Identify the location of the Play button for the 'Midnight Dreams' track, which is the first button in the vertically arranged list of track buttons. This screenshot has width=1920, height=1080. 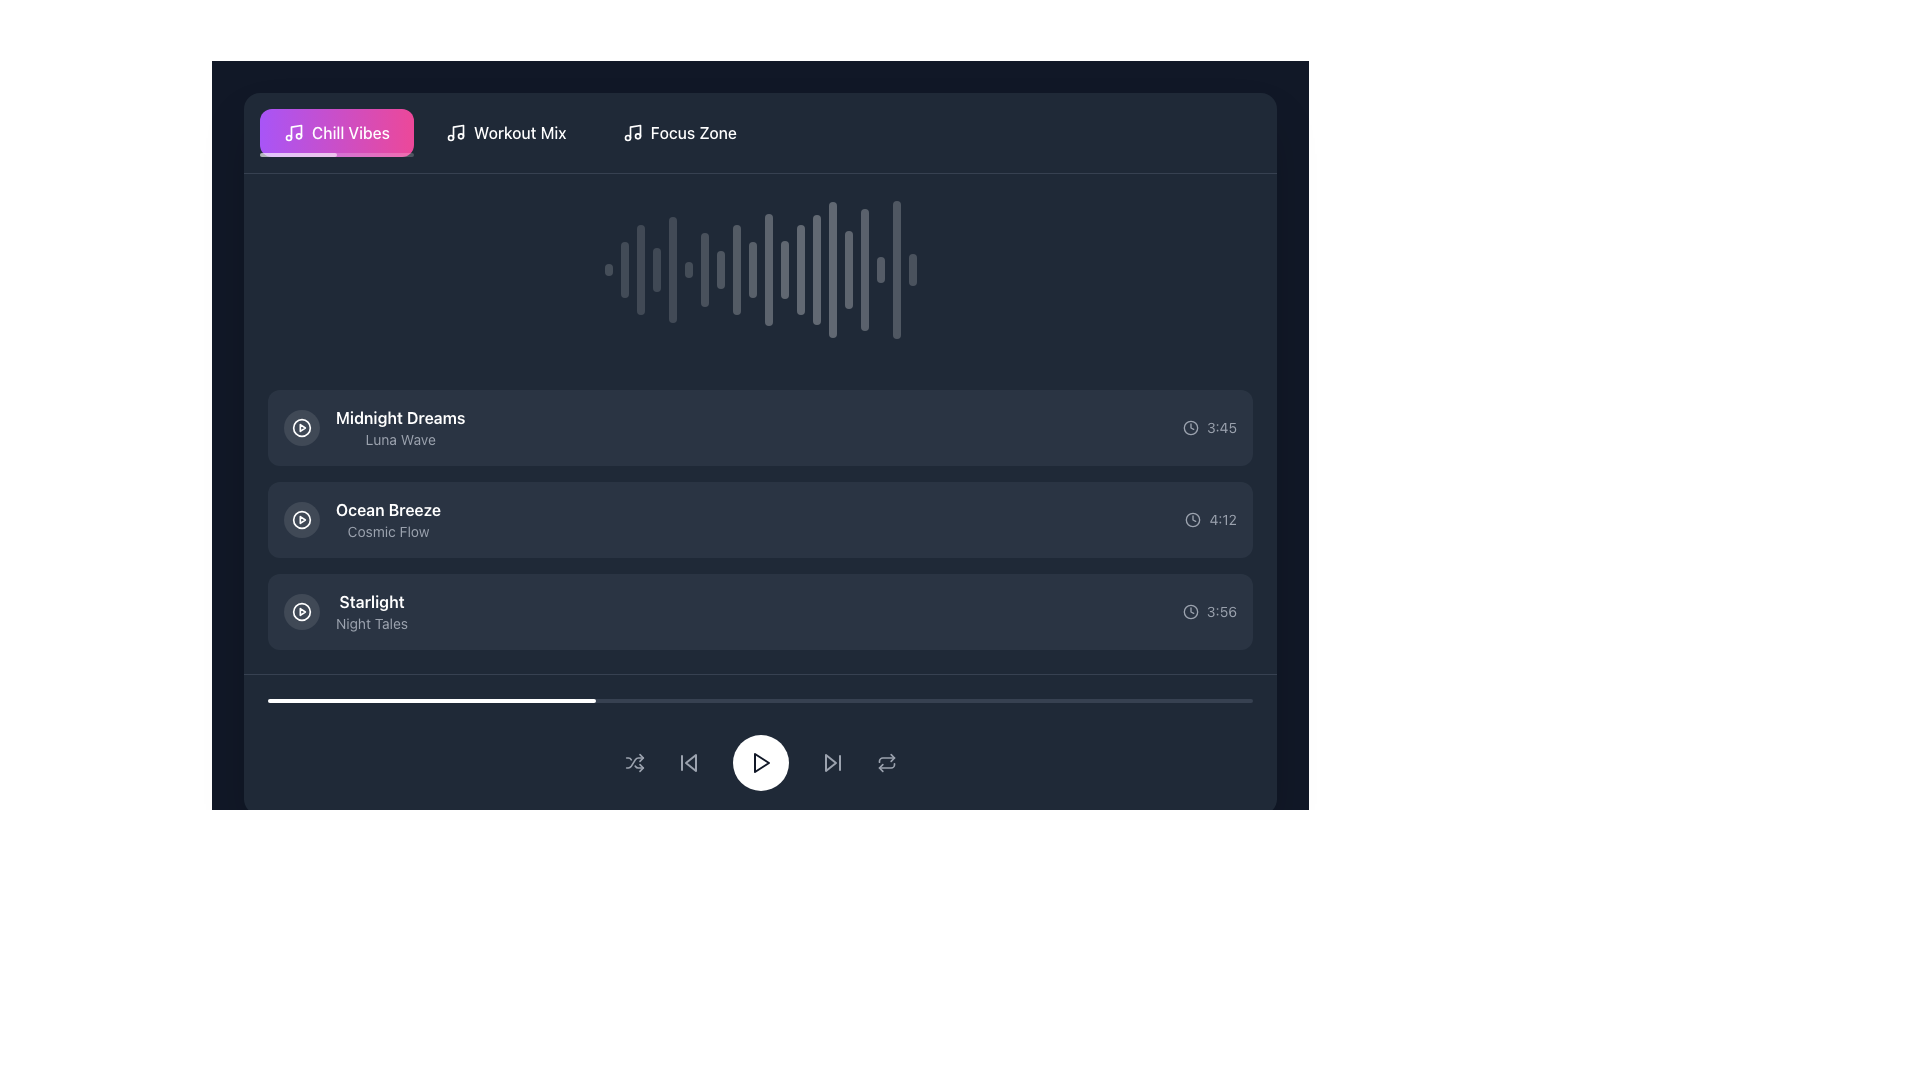
(301, 427).